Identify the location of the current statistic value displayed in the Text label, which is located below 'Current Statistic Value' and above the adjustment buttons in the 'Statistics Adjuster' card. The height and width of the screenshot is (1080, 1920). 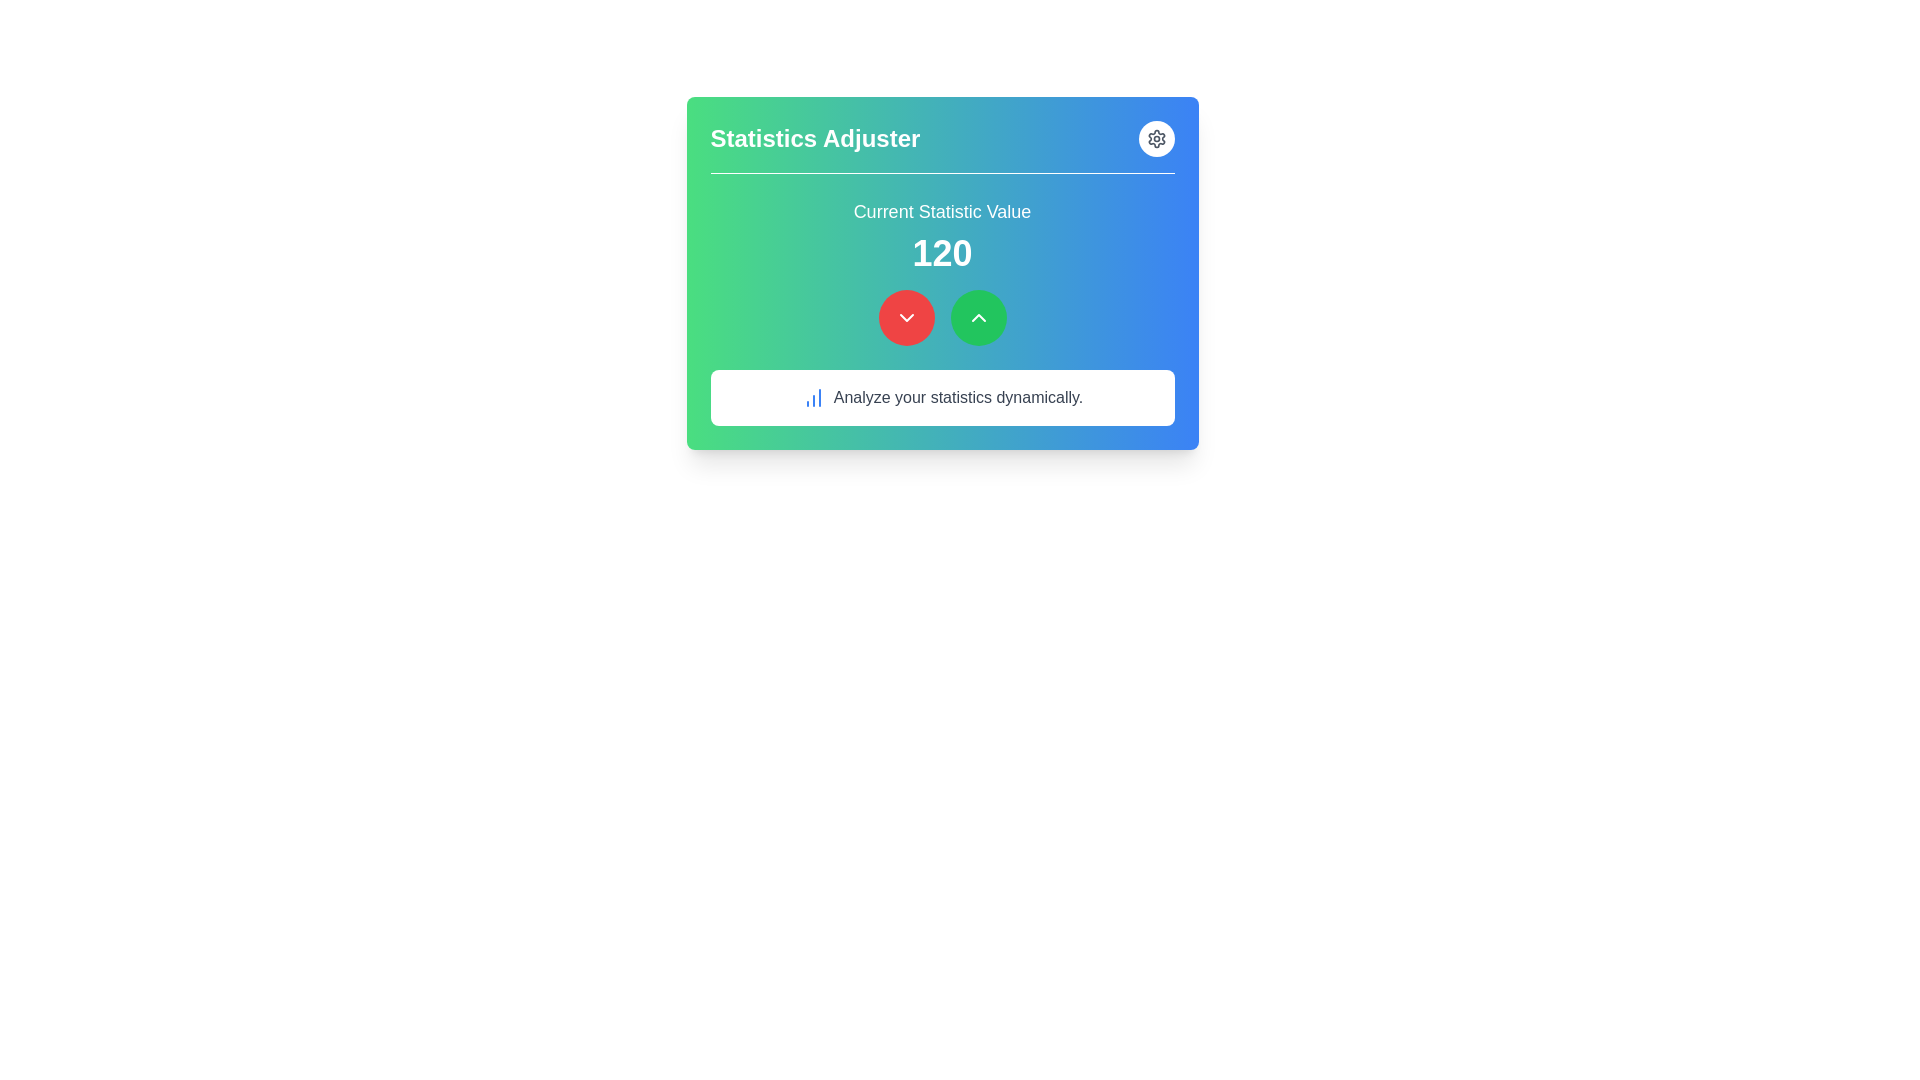
(941, 253).